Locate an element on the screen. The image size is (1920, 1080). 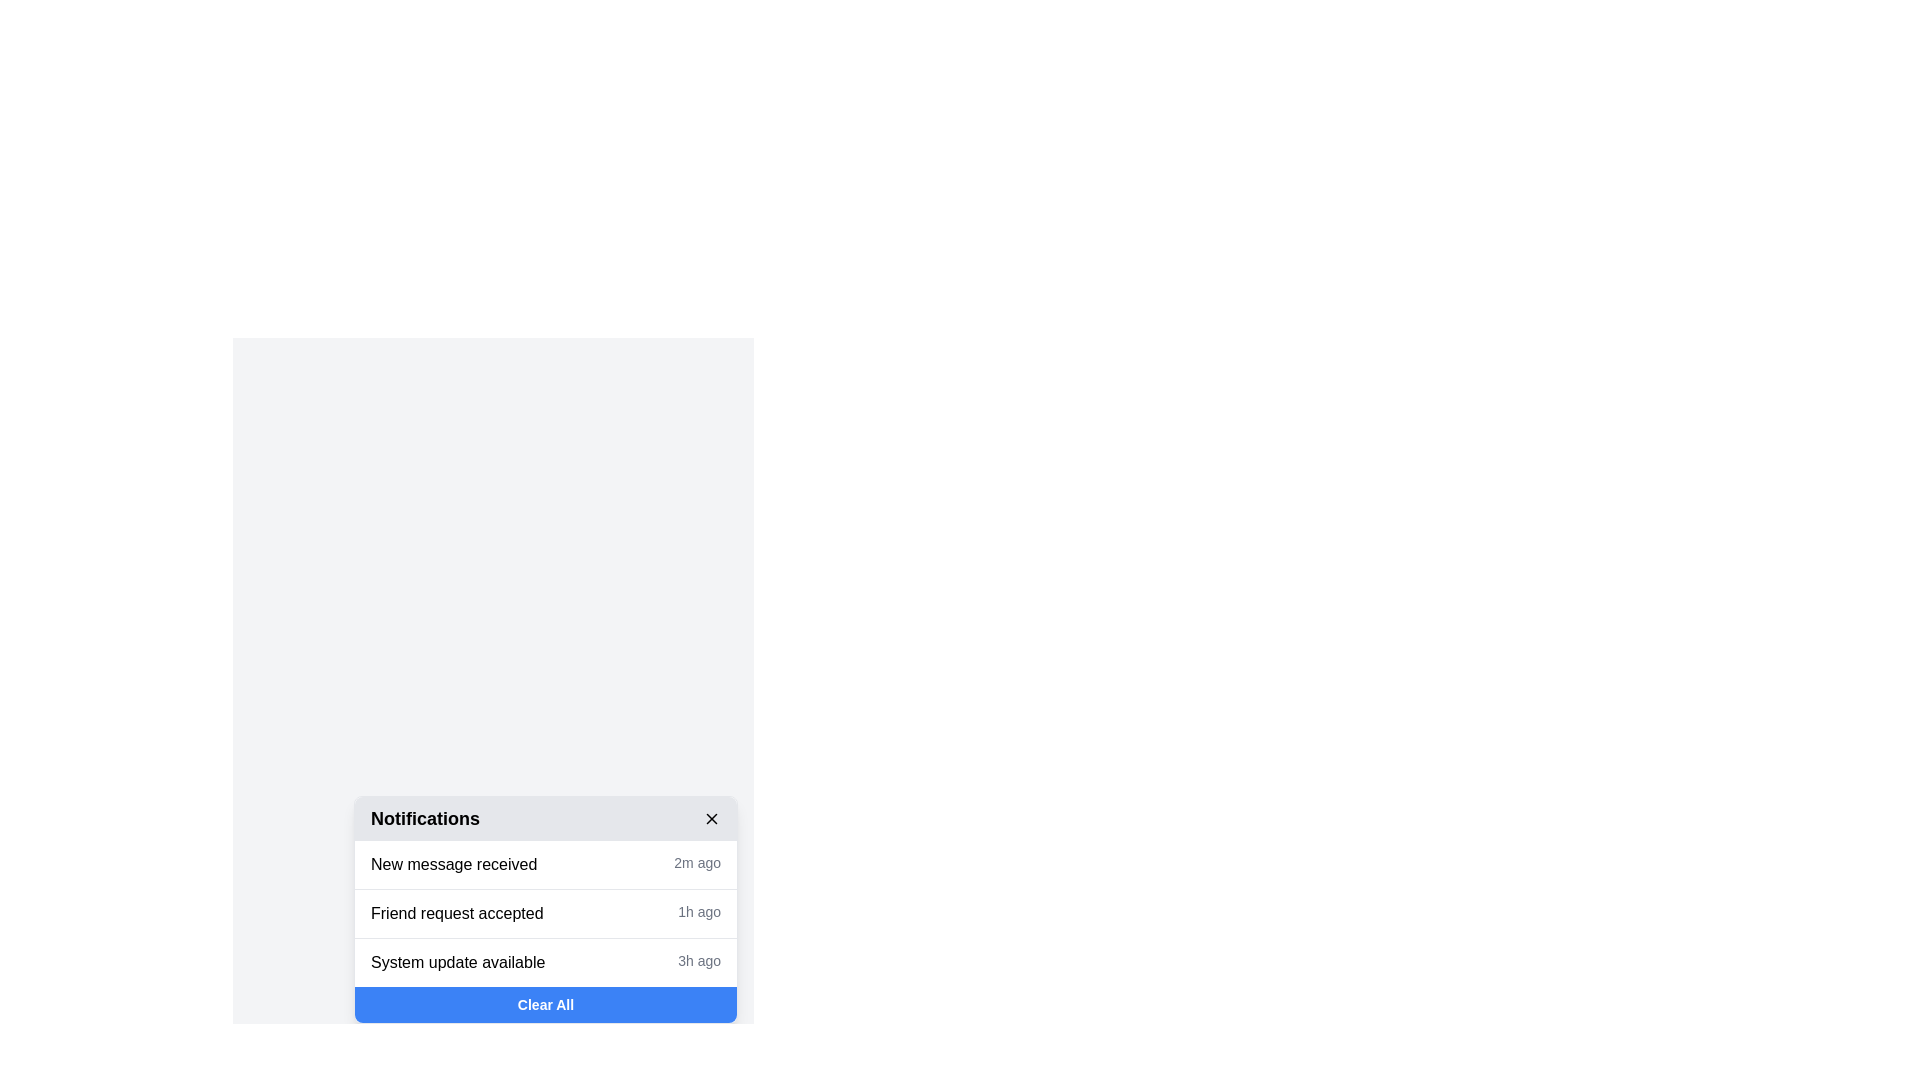
the 'Notifications' text label, which is a bold and large font title in black color located at the top-left corner of the header section in the notification panel is located at coordinates (424, 818).